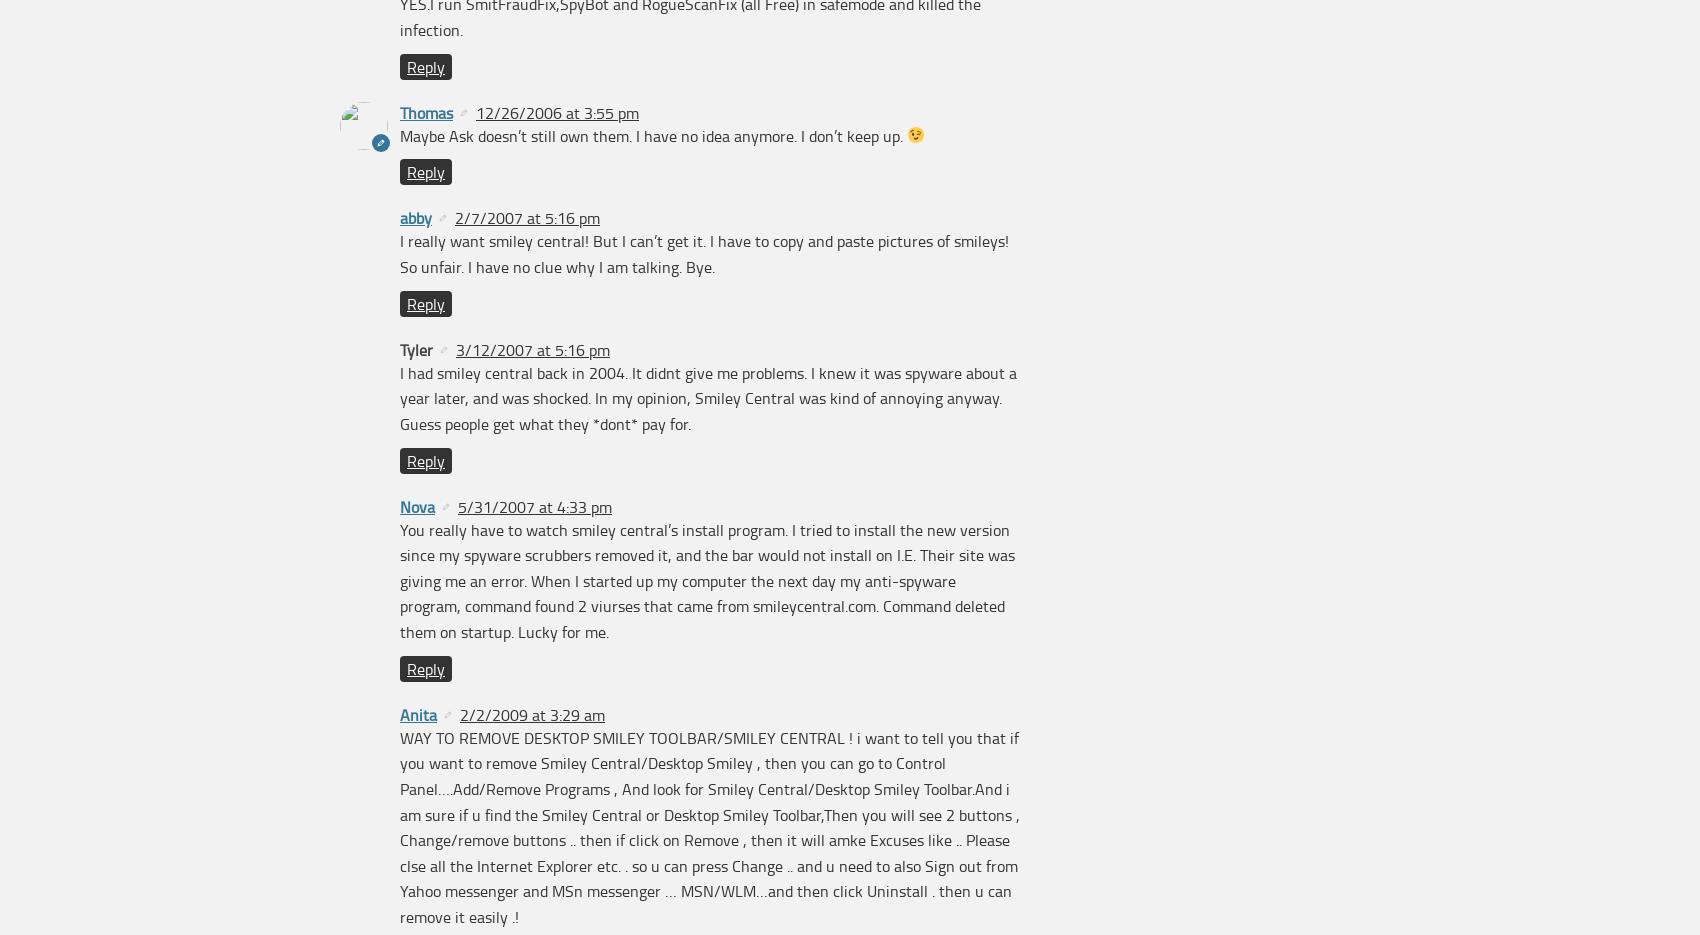 The width and height of the screenshot is (1700, 935). I want to click on '2/7/2007 at 5:16 pm', so click(454, 218).